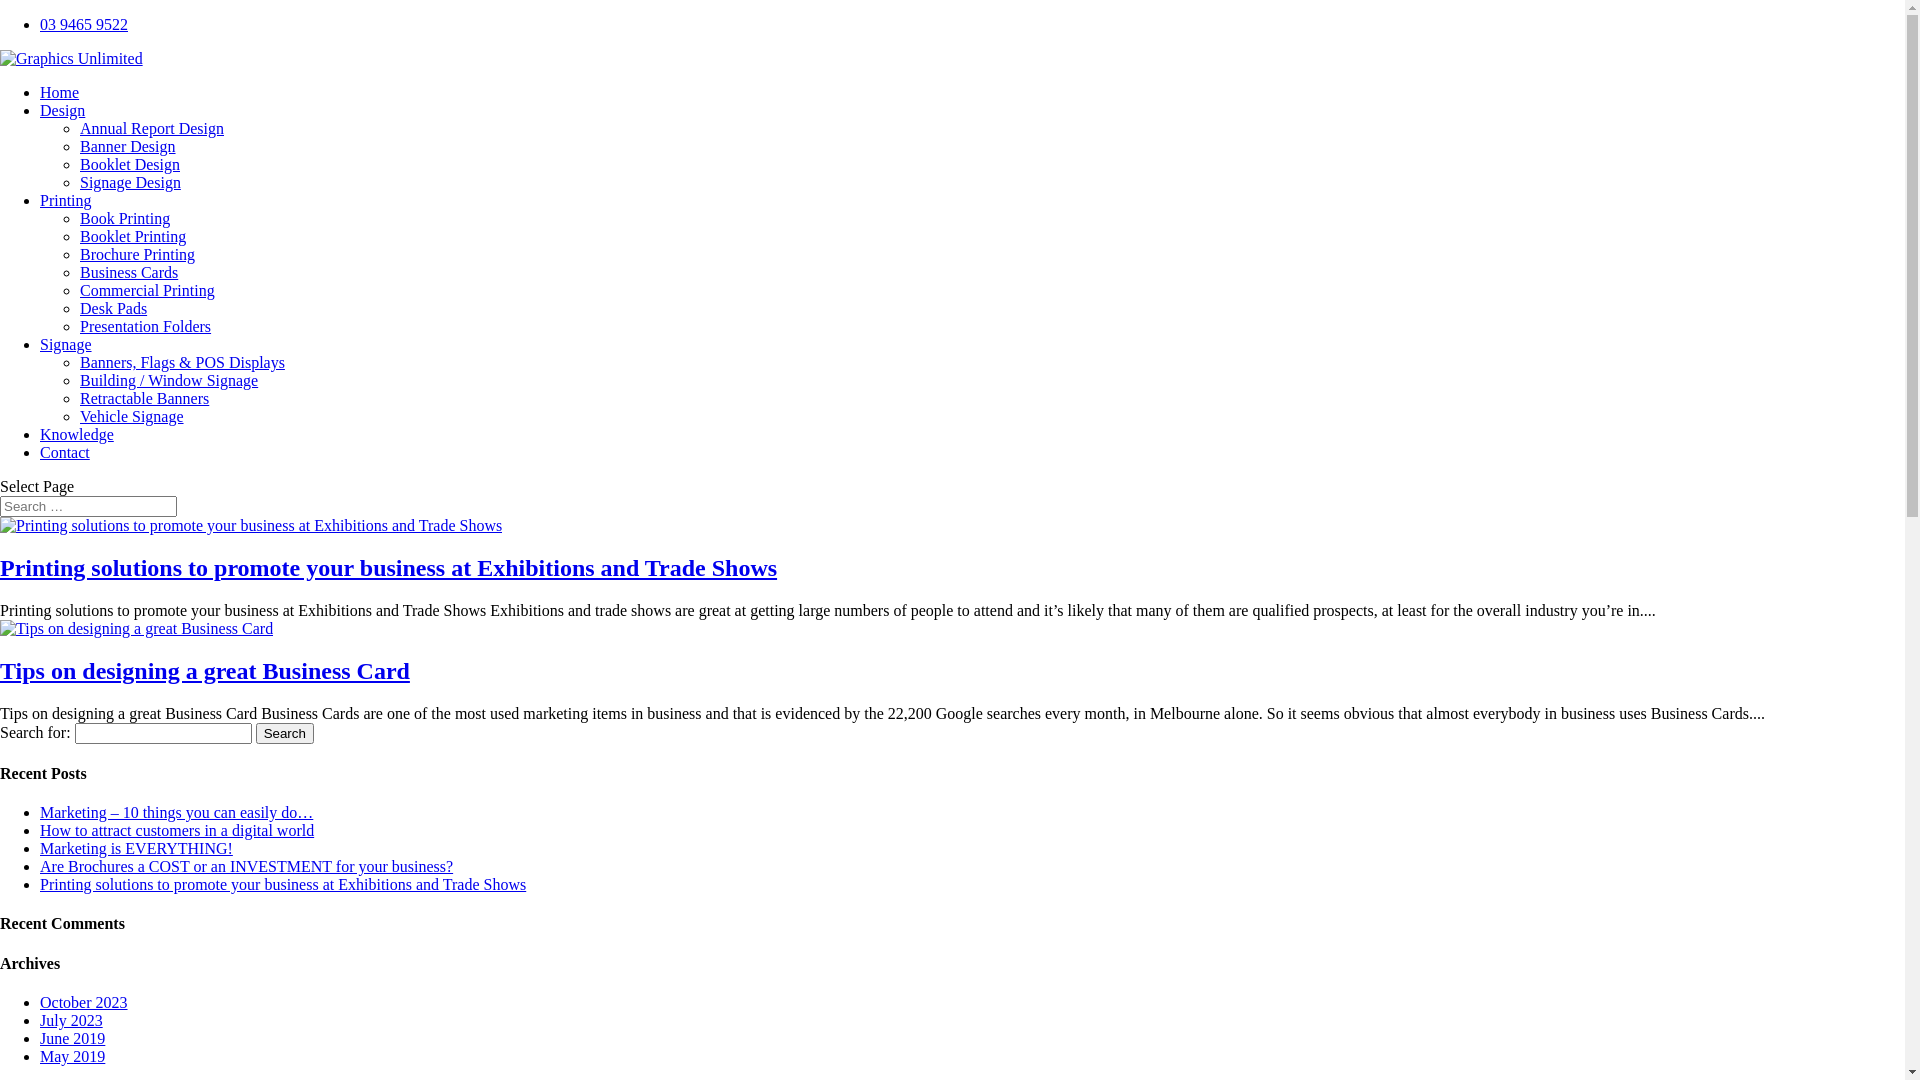  What do you see at coordinates (168, 380) in the screenshot?
I see `'Building / Window Signage'` at bounding box center [168, 380].